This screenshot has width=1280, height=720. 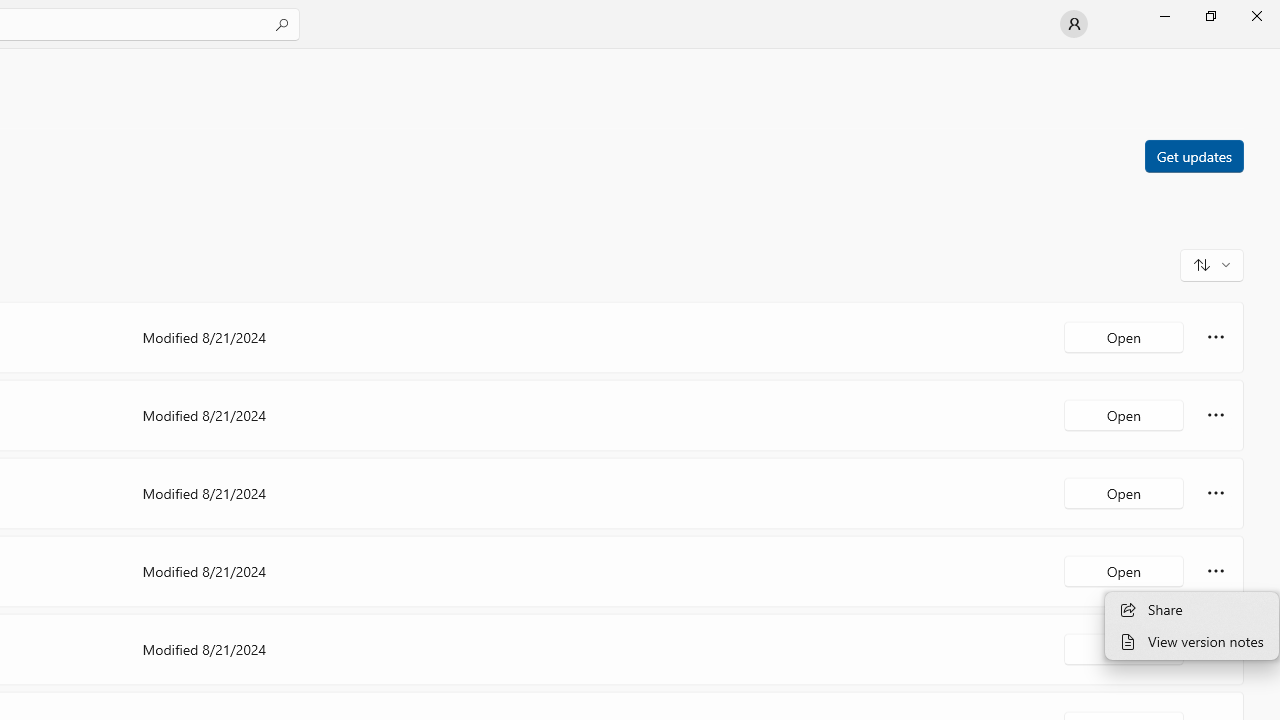 I want to click on 'Sort and filter', so click(x=1211, y=263).